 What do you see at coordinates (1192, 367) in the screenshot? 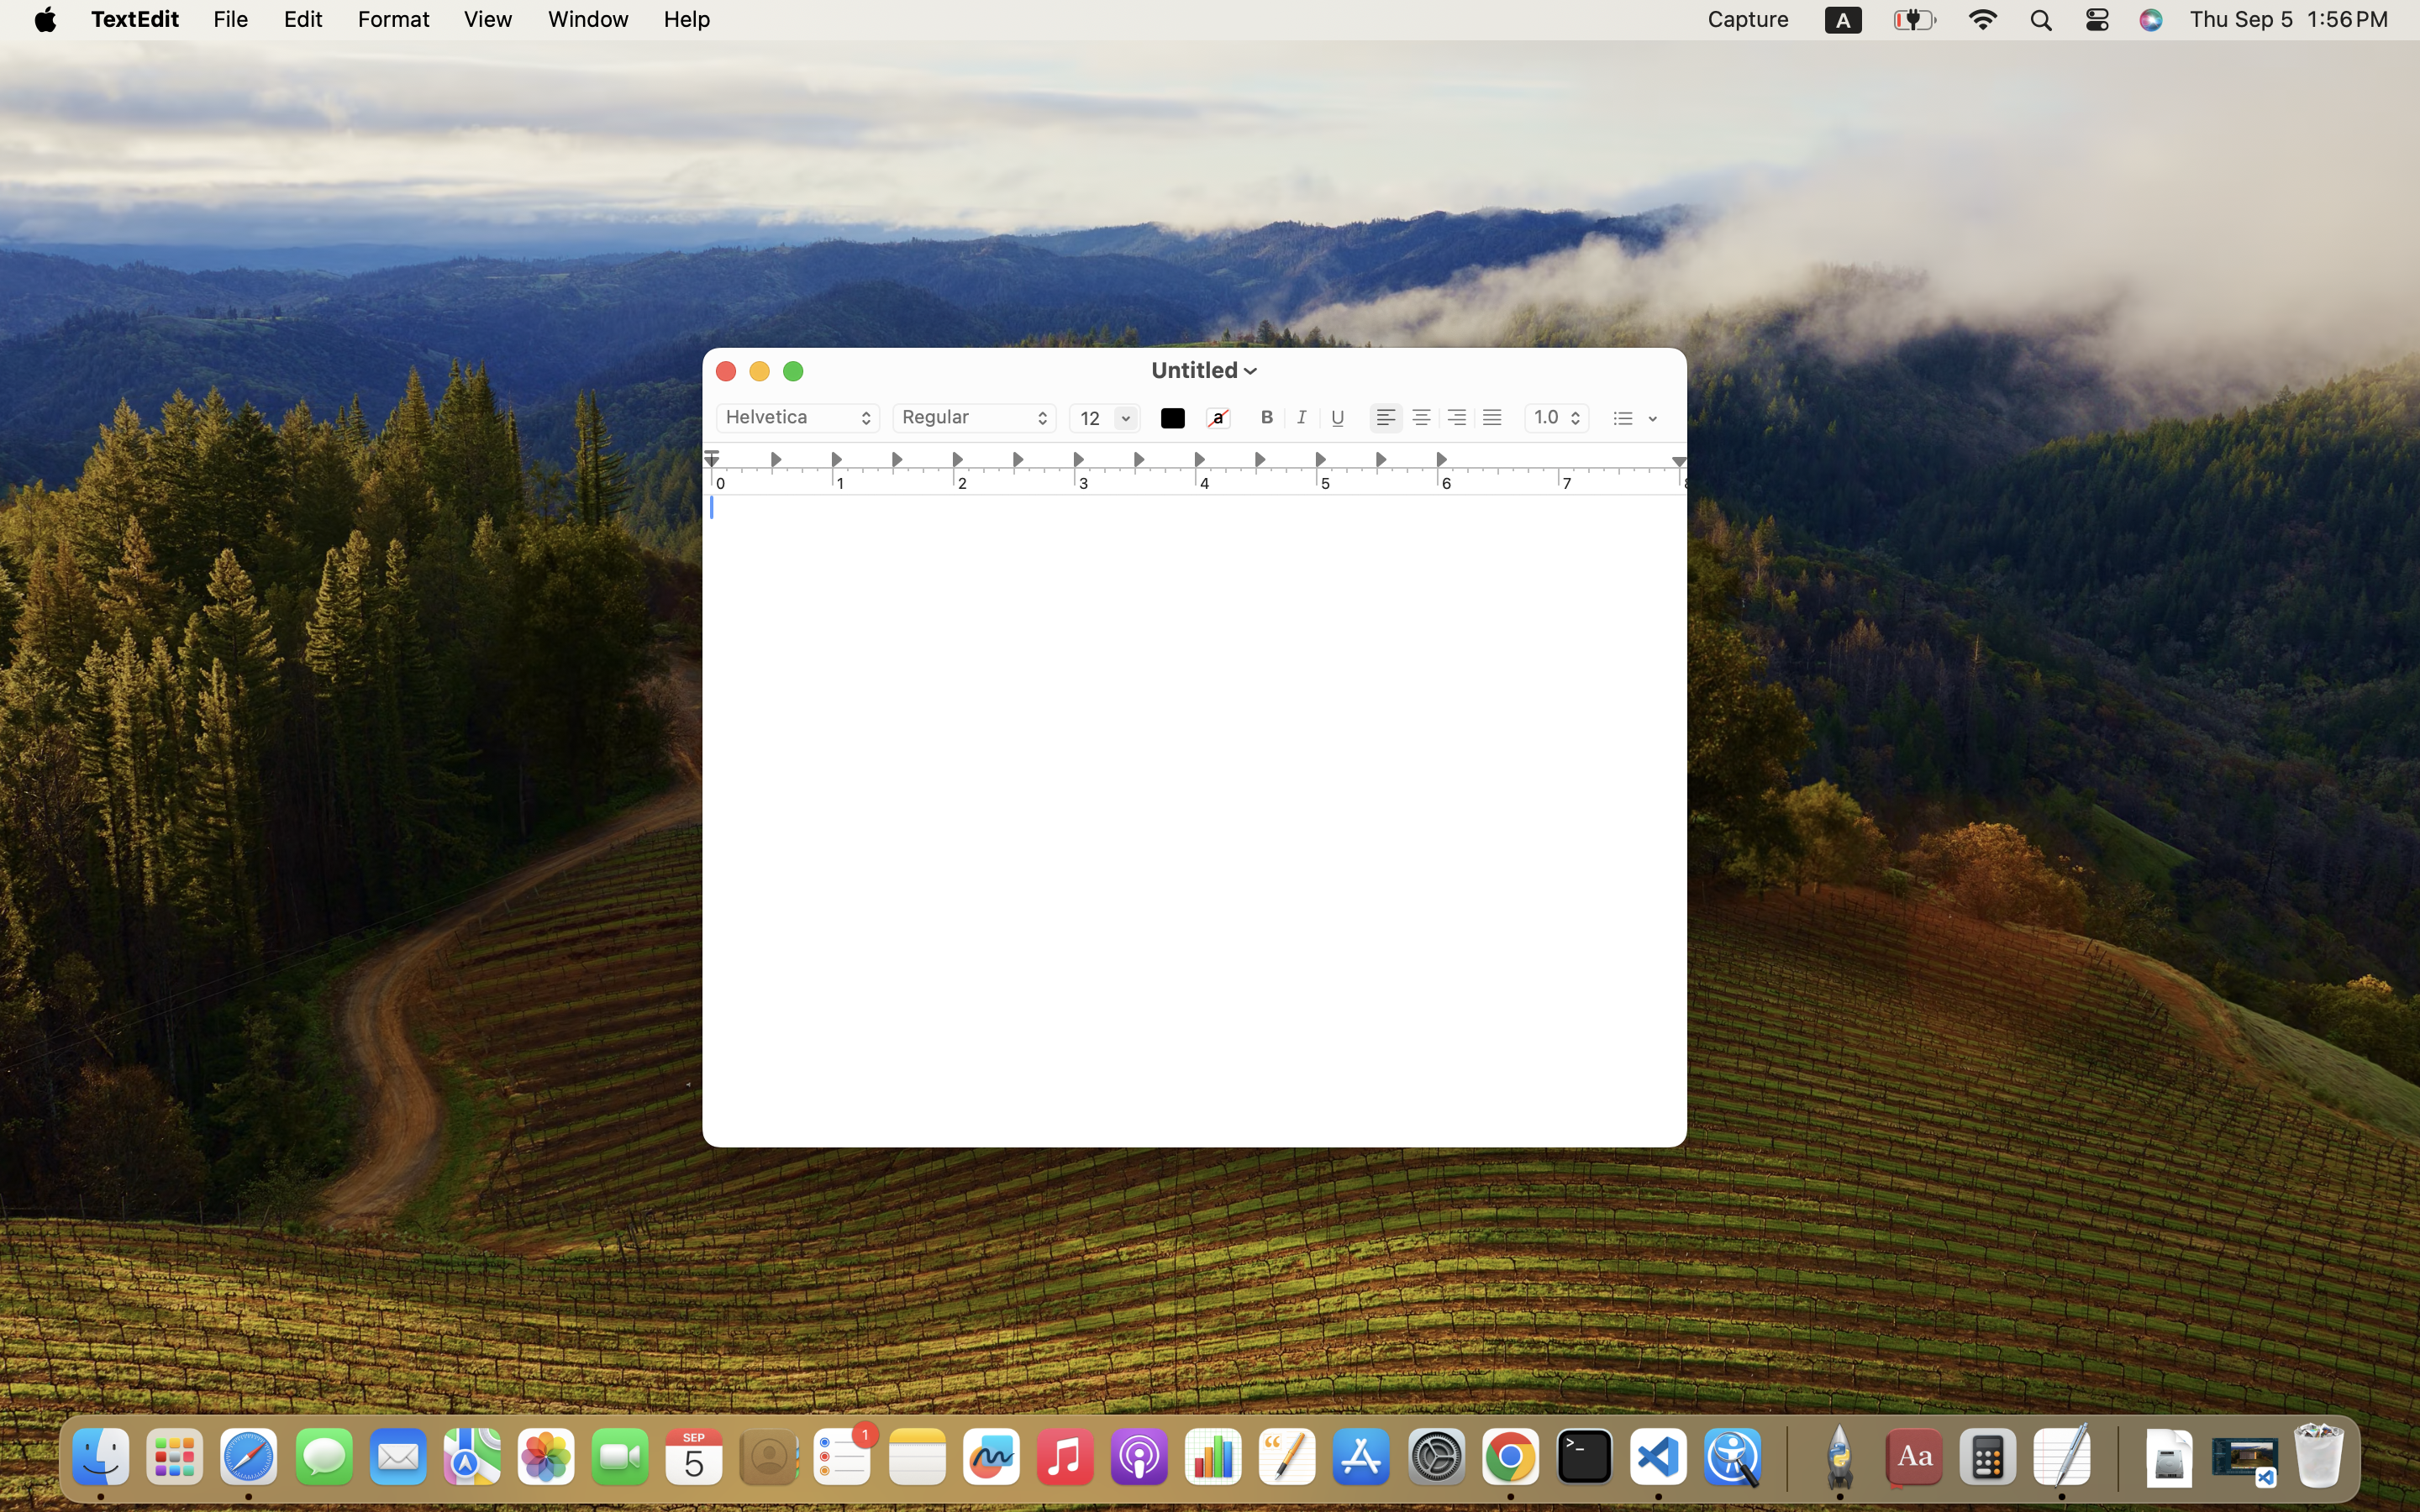
I see `'Untitled'` at bounding box center [1192, 367].